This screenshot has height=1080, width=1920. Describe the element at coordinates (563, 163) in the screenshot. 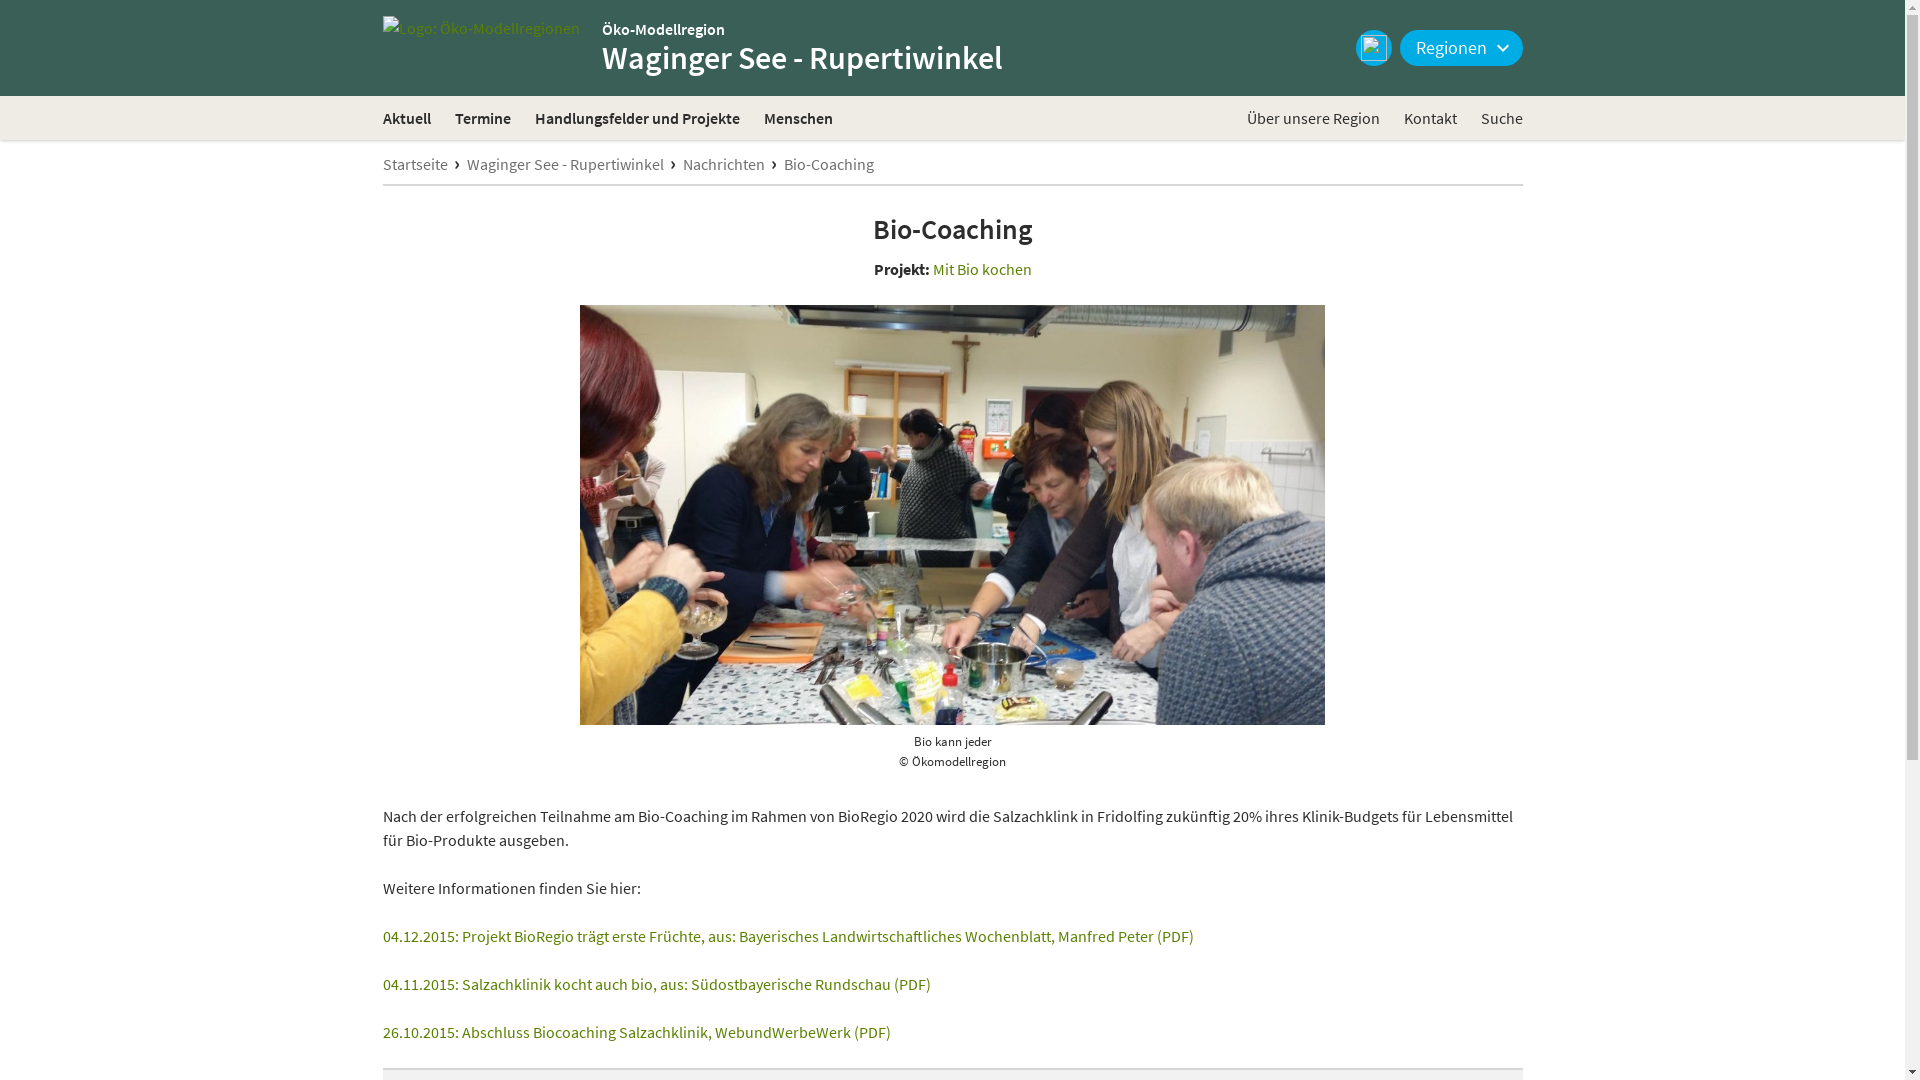

I see `'Waginger See - Rupertiwinkel'` at that location.